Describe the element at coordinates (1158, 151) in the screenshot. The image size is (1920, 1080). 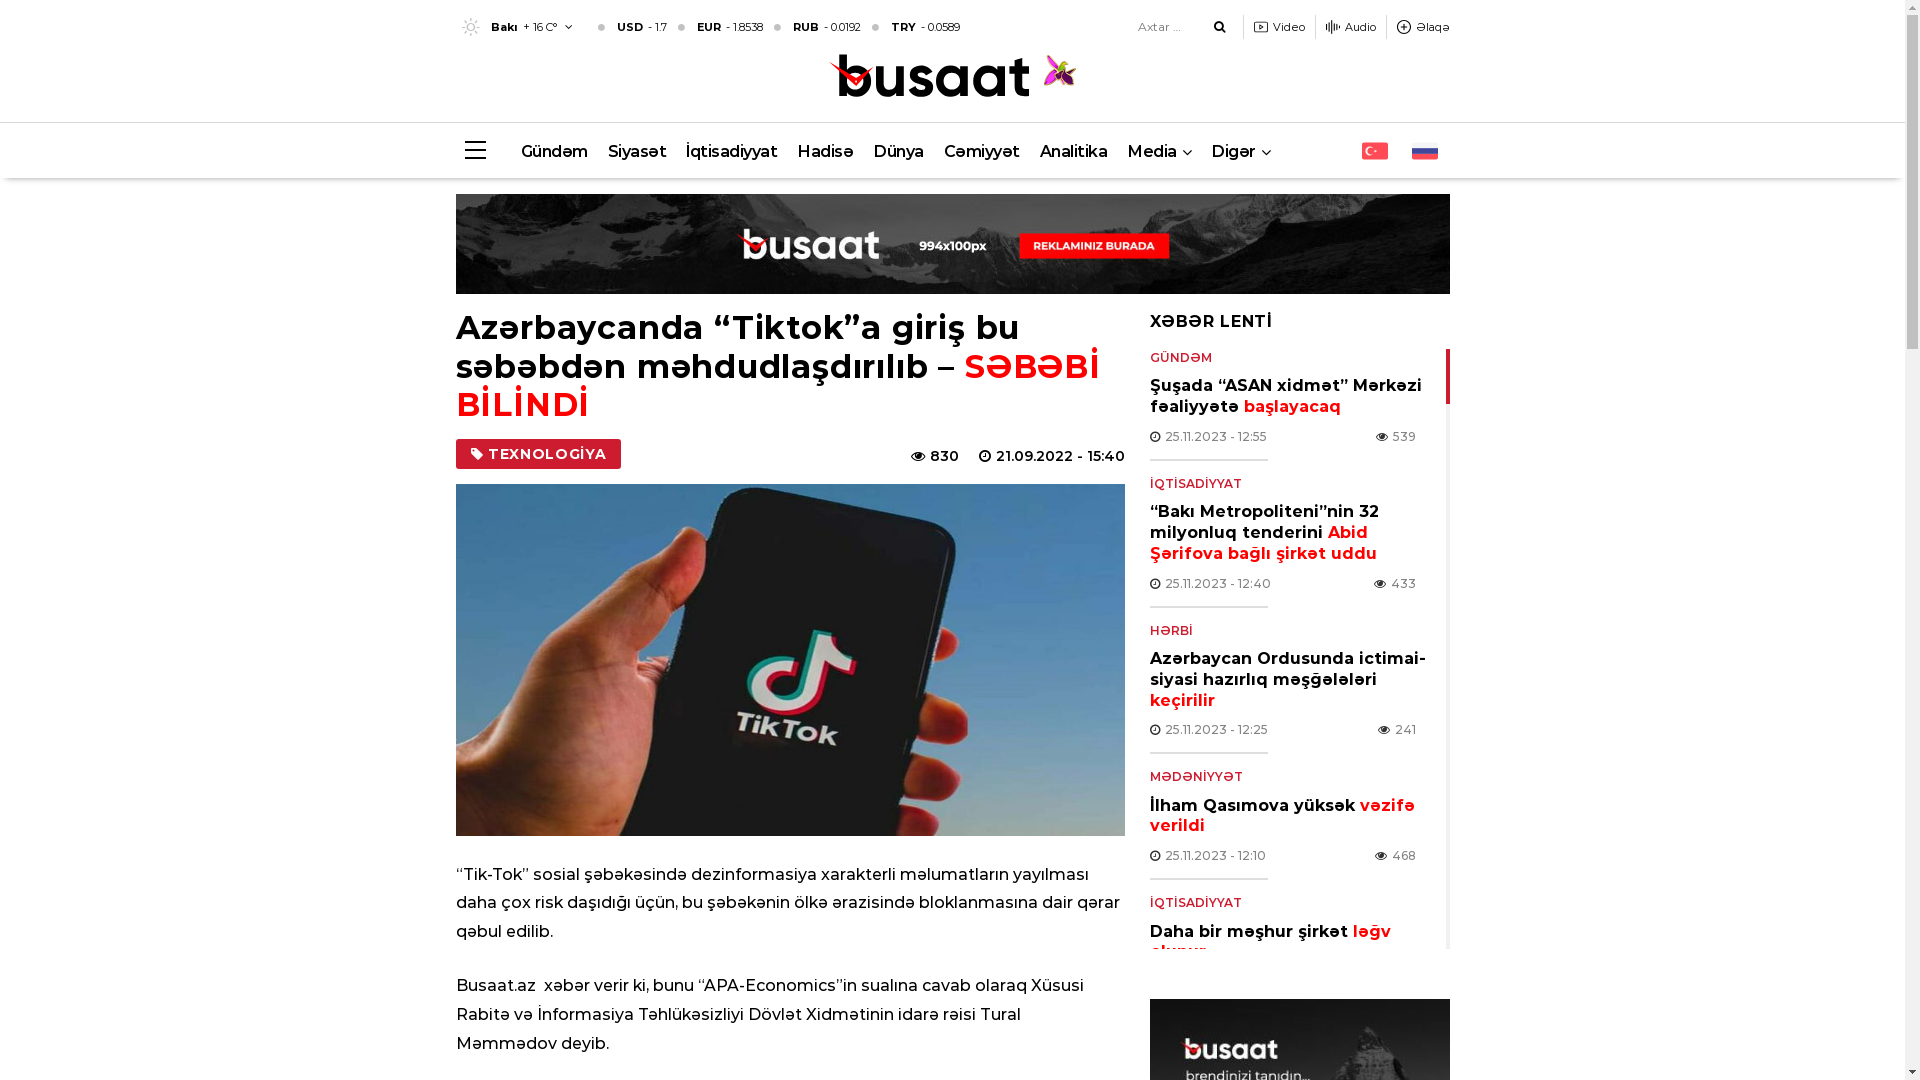
I see `'Media'` at that location.